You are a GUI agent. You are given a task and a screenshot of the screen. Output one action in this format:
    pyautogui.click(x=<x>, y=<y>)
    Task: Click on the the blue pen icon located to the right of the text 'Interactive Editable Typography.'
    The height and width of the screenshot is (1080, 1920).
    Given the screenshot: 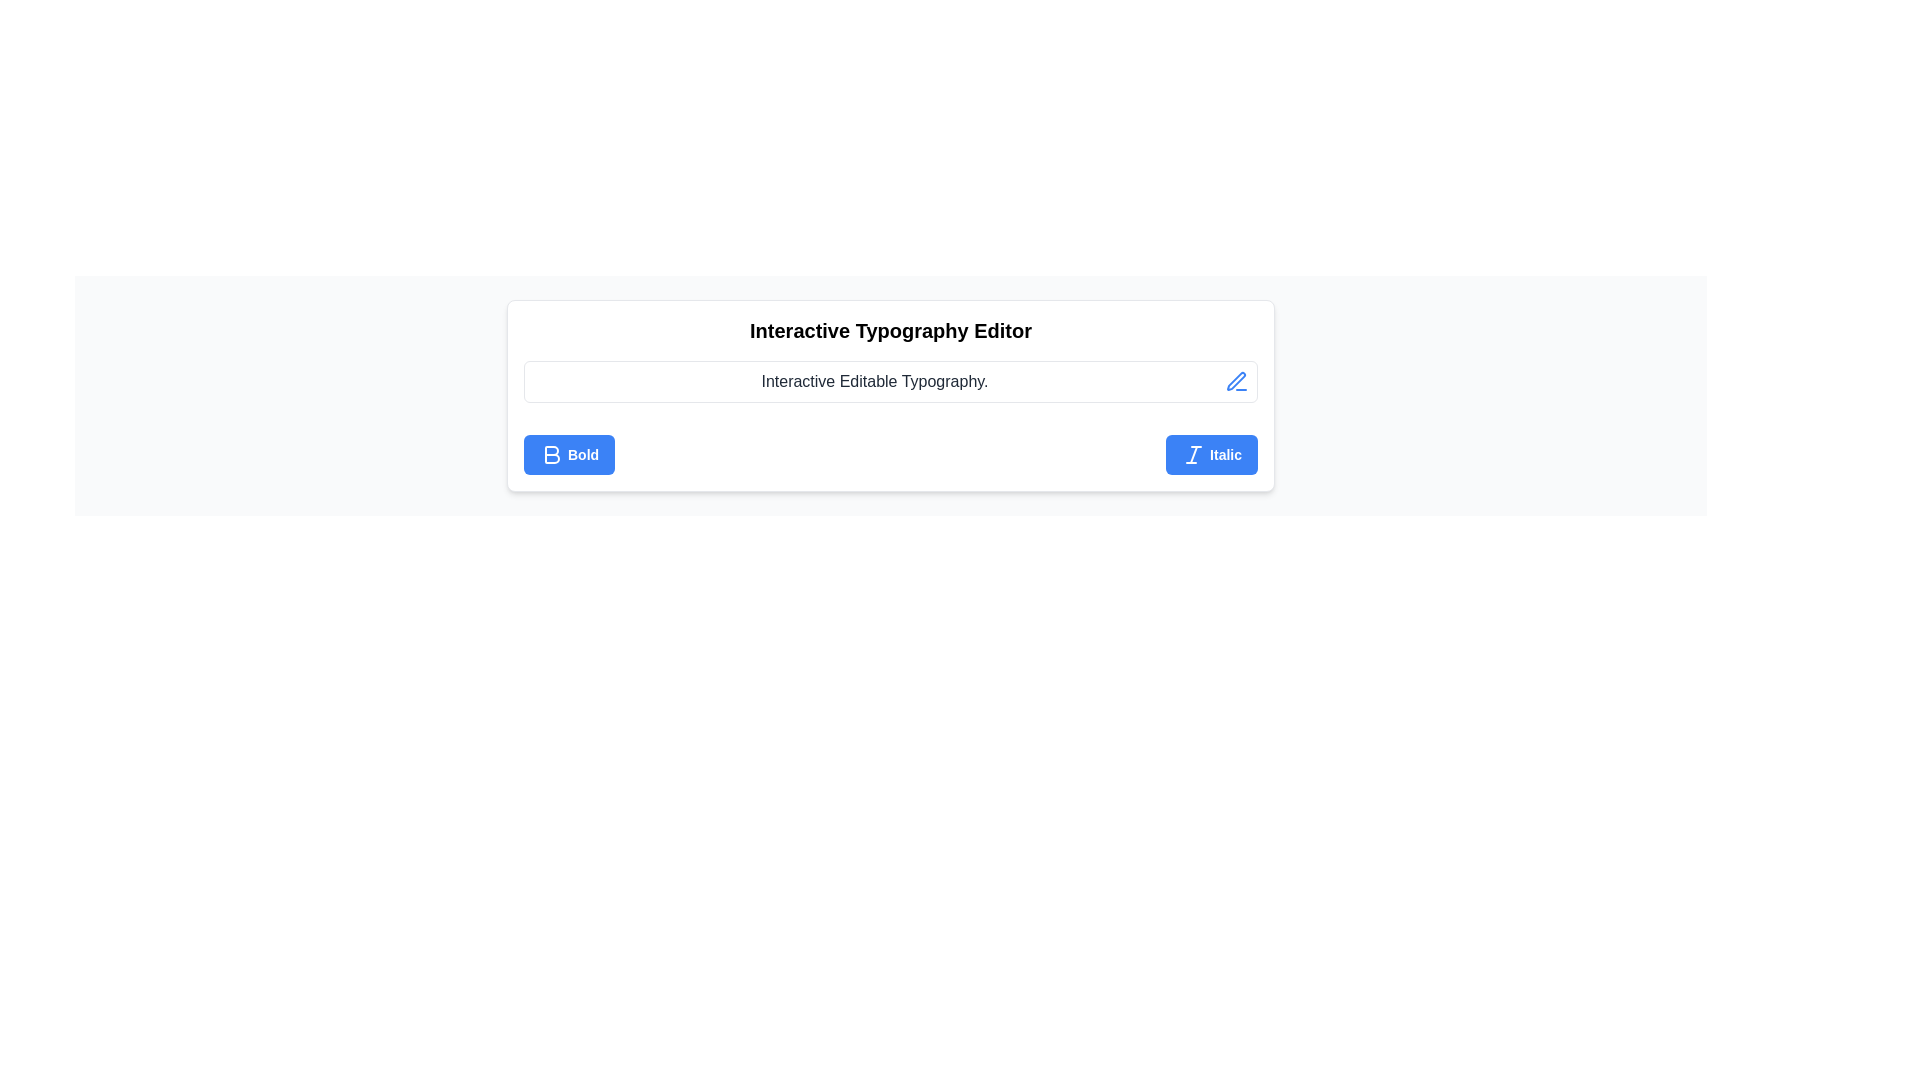 What is the action you would take?
    pyautogui.click(x=1236, y=381)
    